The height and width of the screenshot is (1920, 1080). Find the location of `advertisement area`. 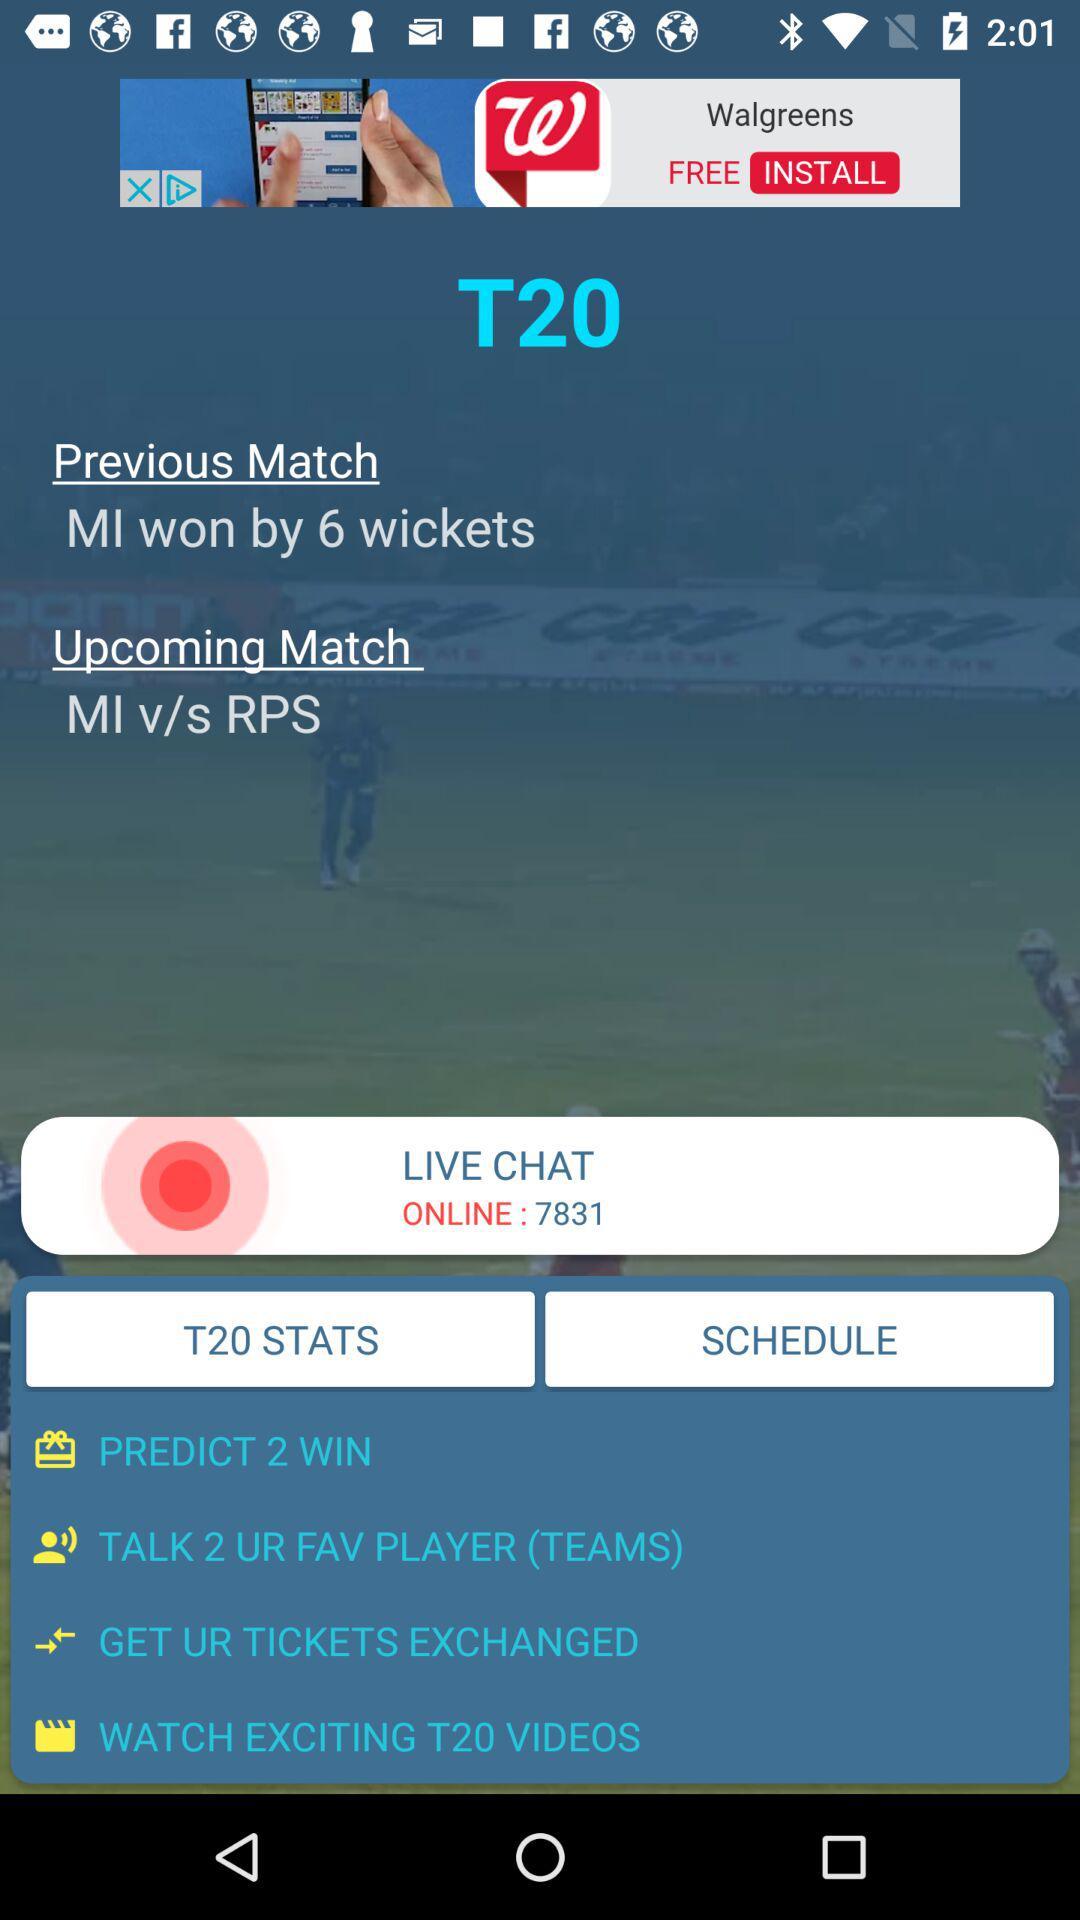

advertisement area is located at coordinates (540, 140).